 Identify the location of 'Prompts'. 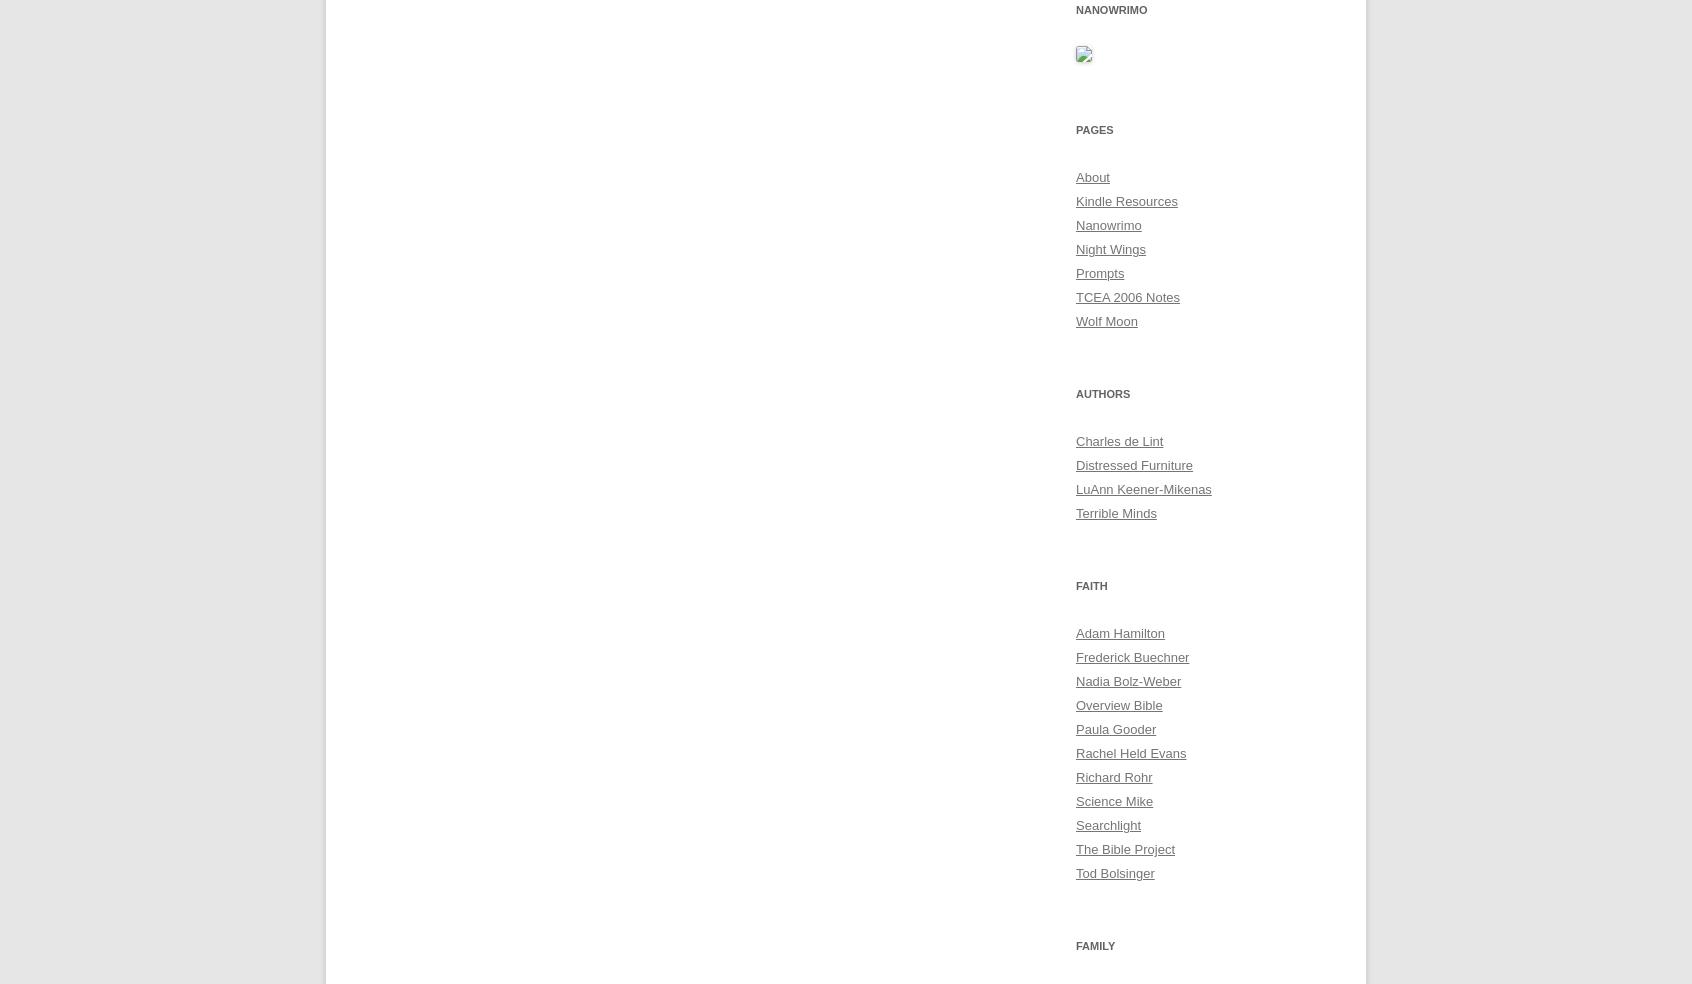
(1099, 272).